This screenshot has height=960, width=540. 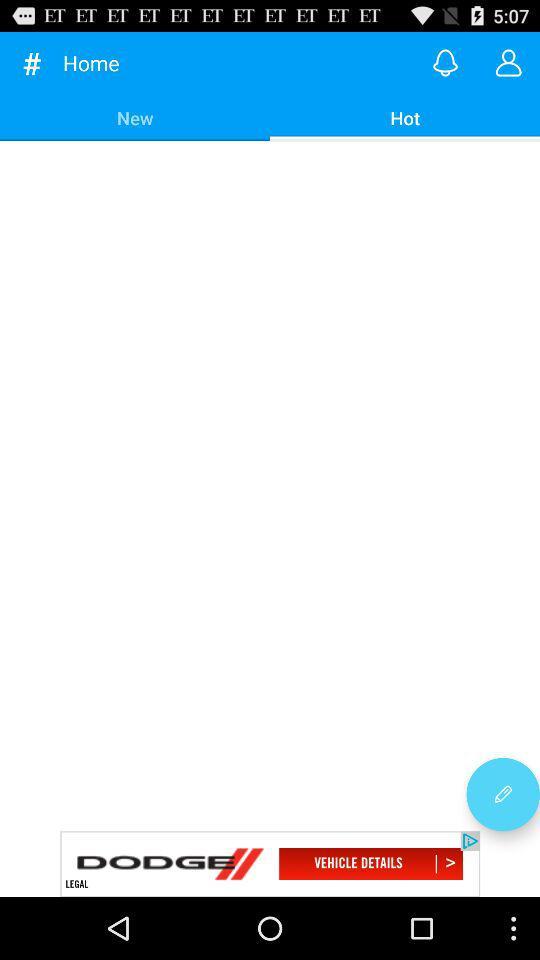 What do you see at coordinates (445, 62) in the screenshot?
I see `online option` at bounding box center [445, 62].